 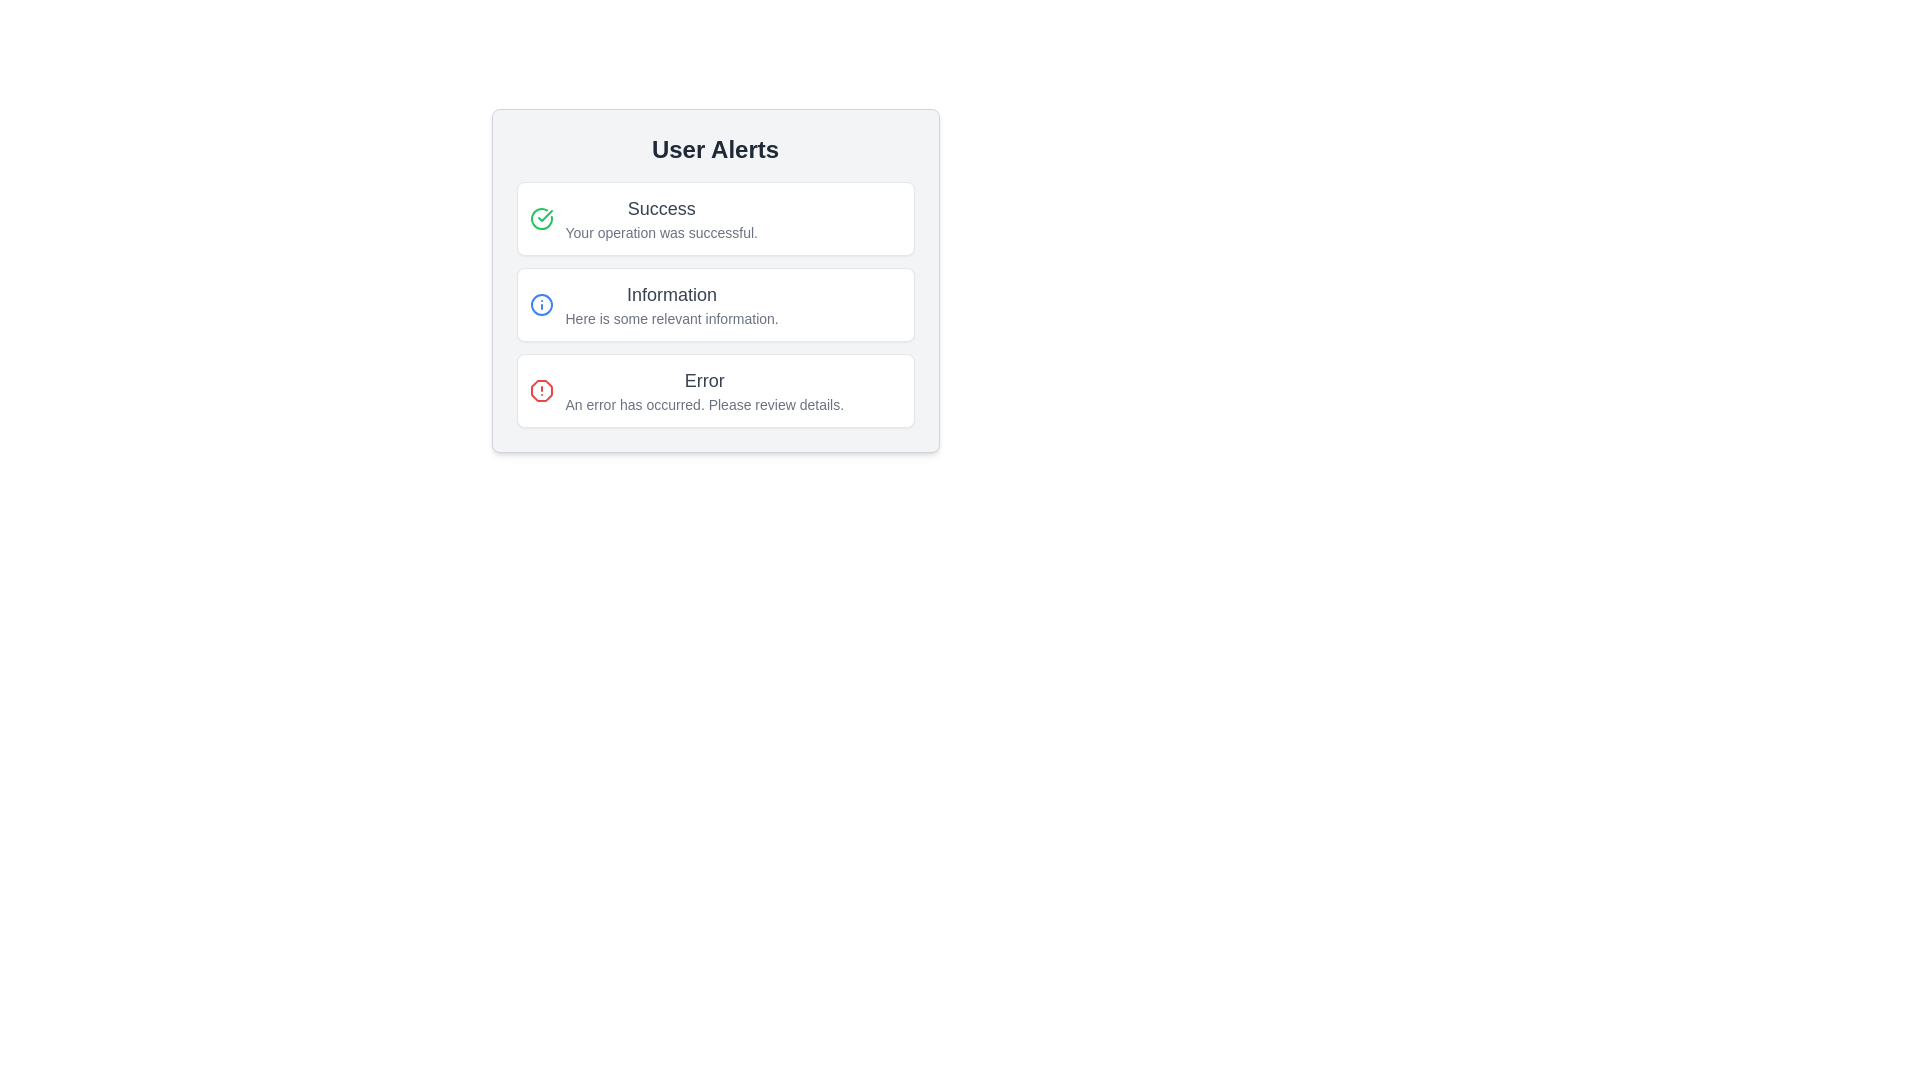 I want to click on the text label displaying 'Error', which is styled in bold, medium size, and dark gray, located in the third section of the User Alerts panel, so click(x=704, y=381).